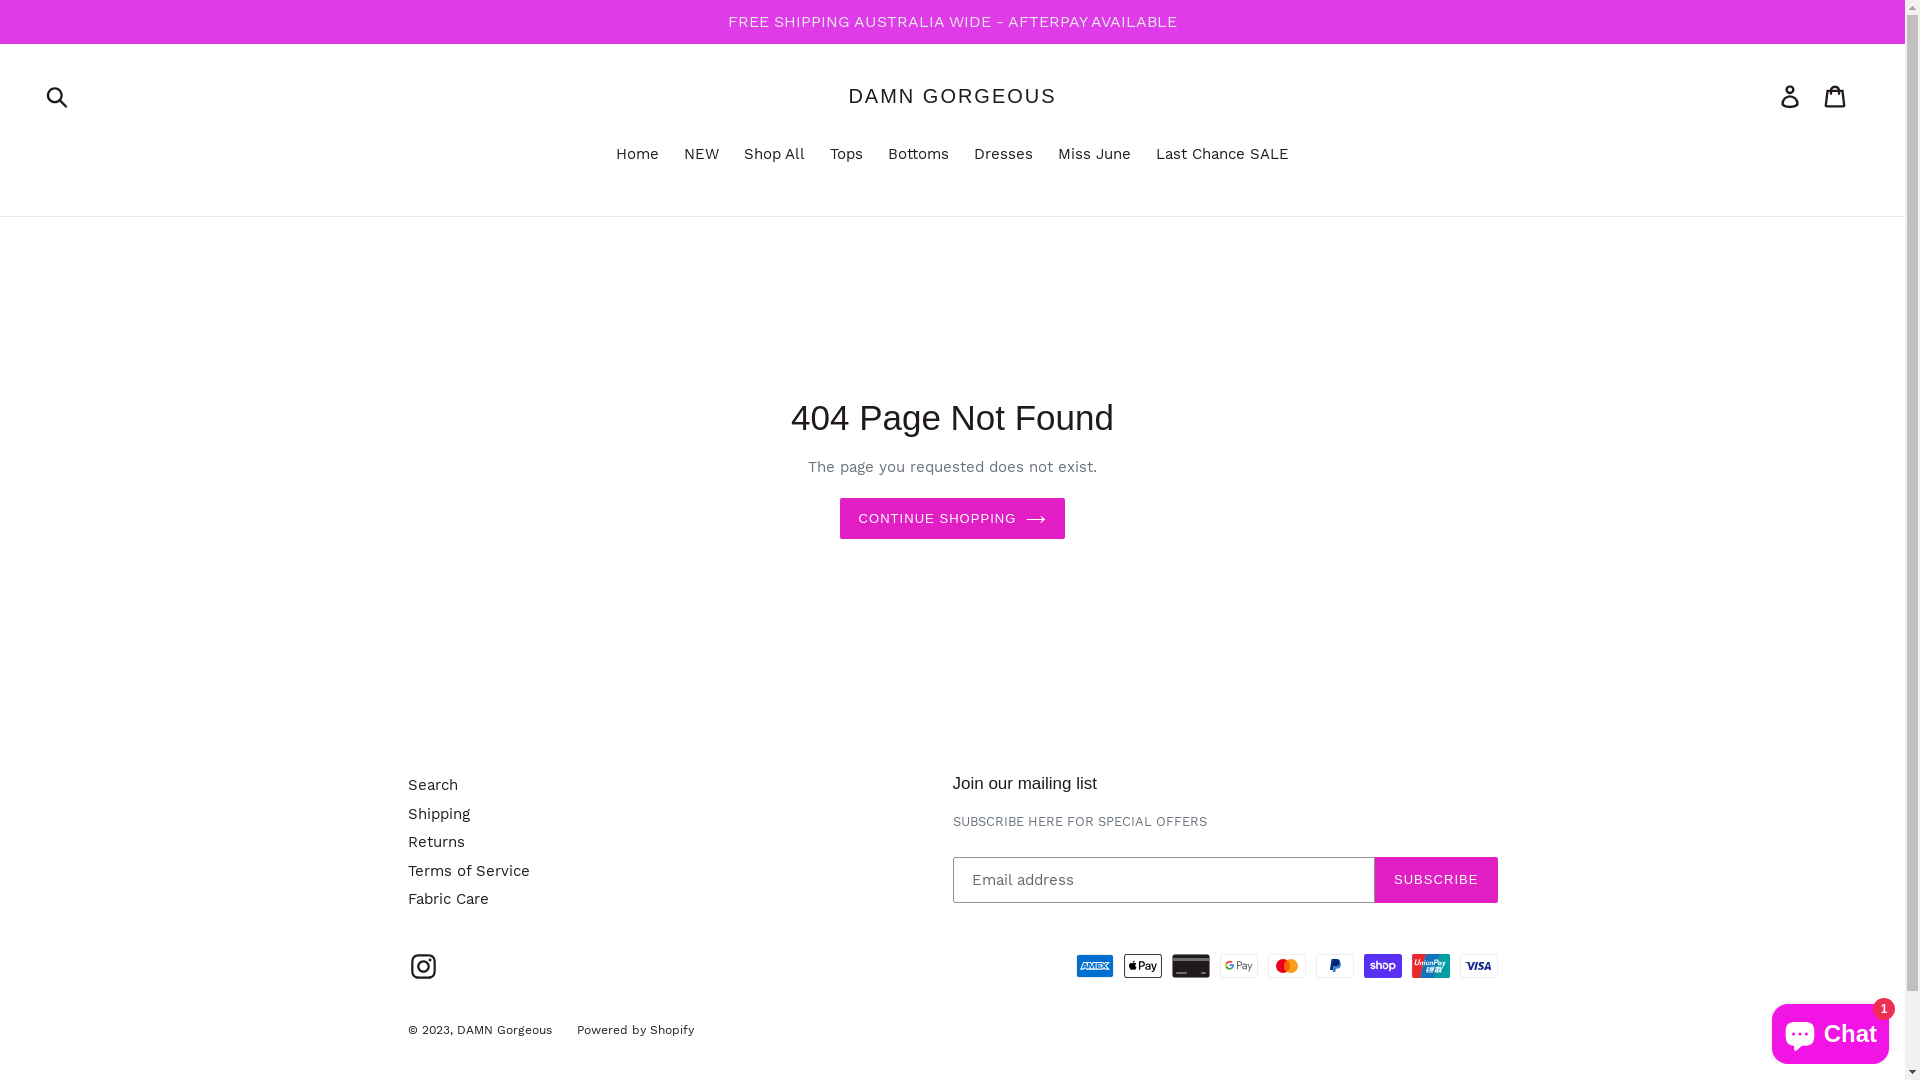  I want to click on 'Miss June', so click(1046, 154).